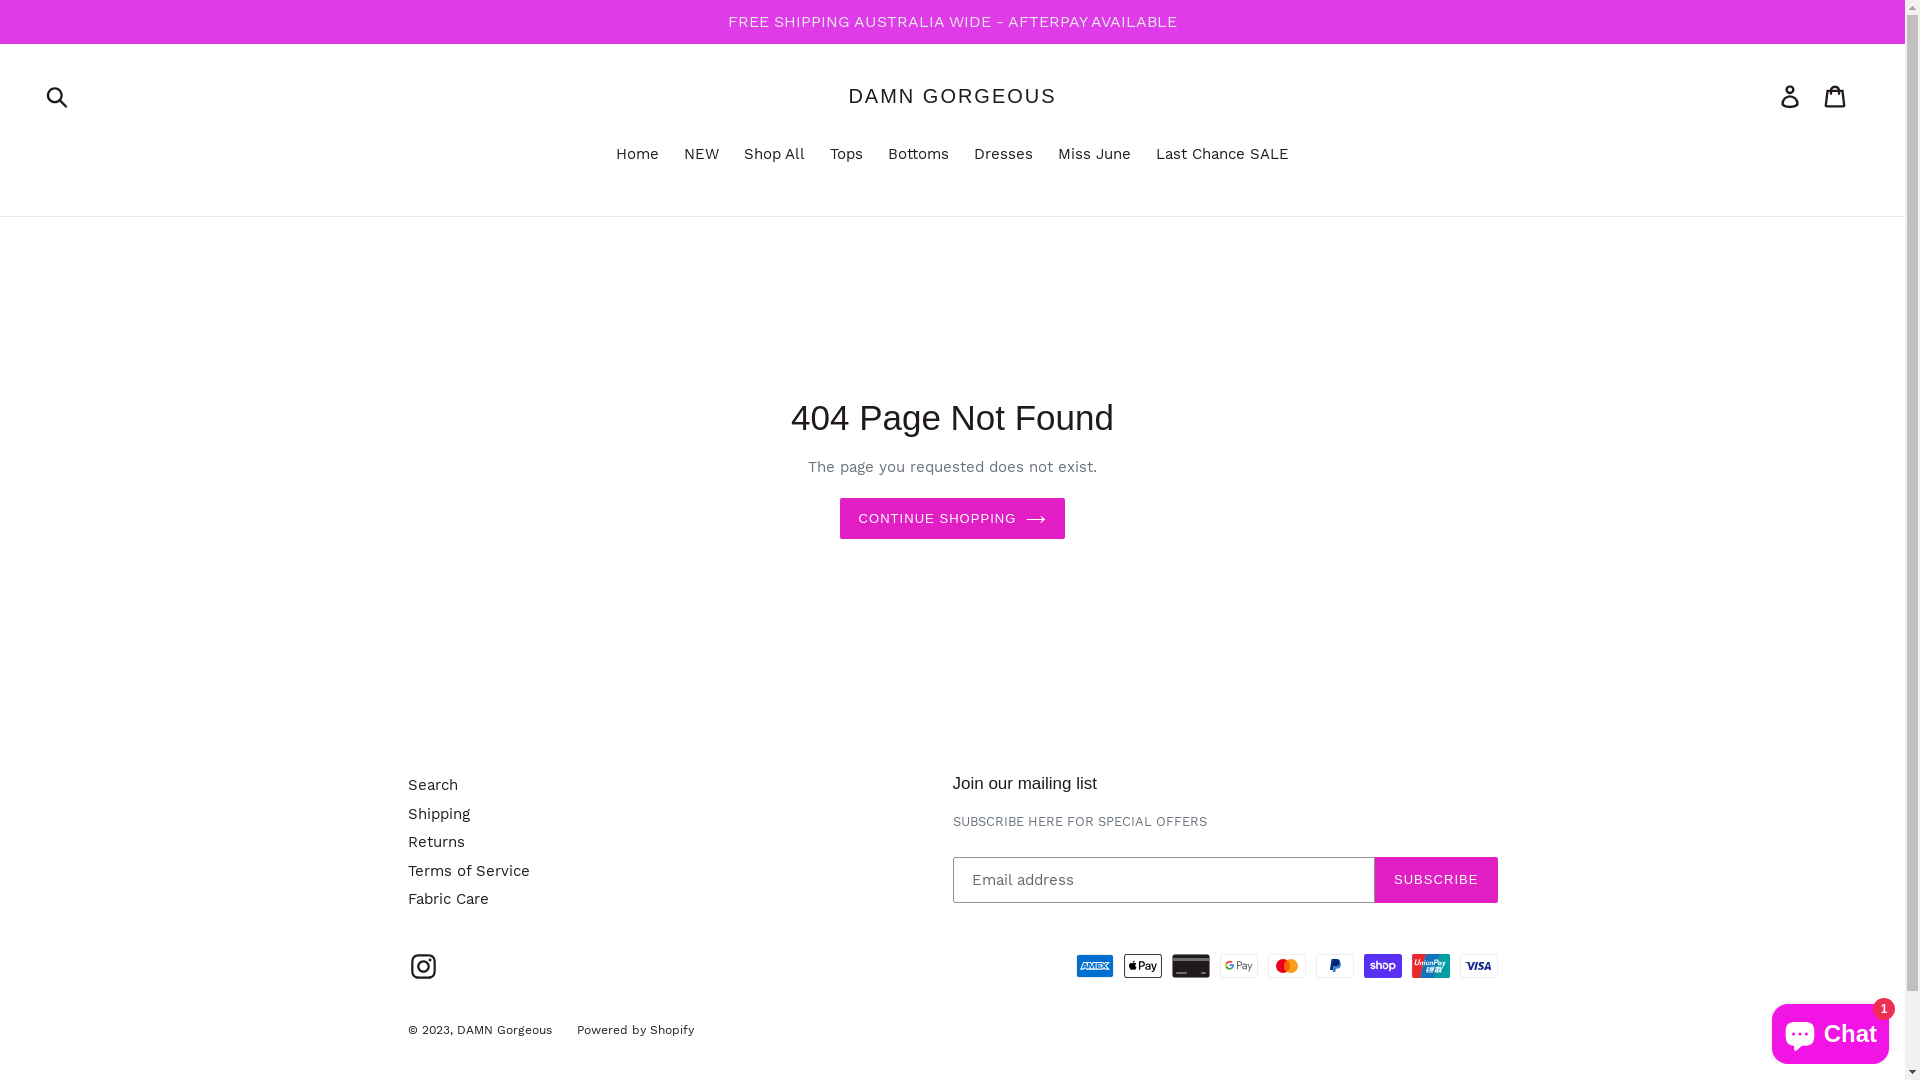  I want to click on 'Miss June', so click(1046, 154).